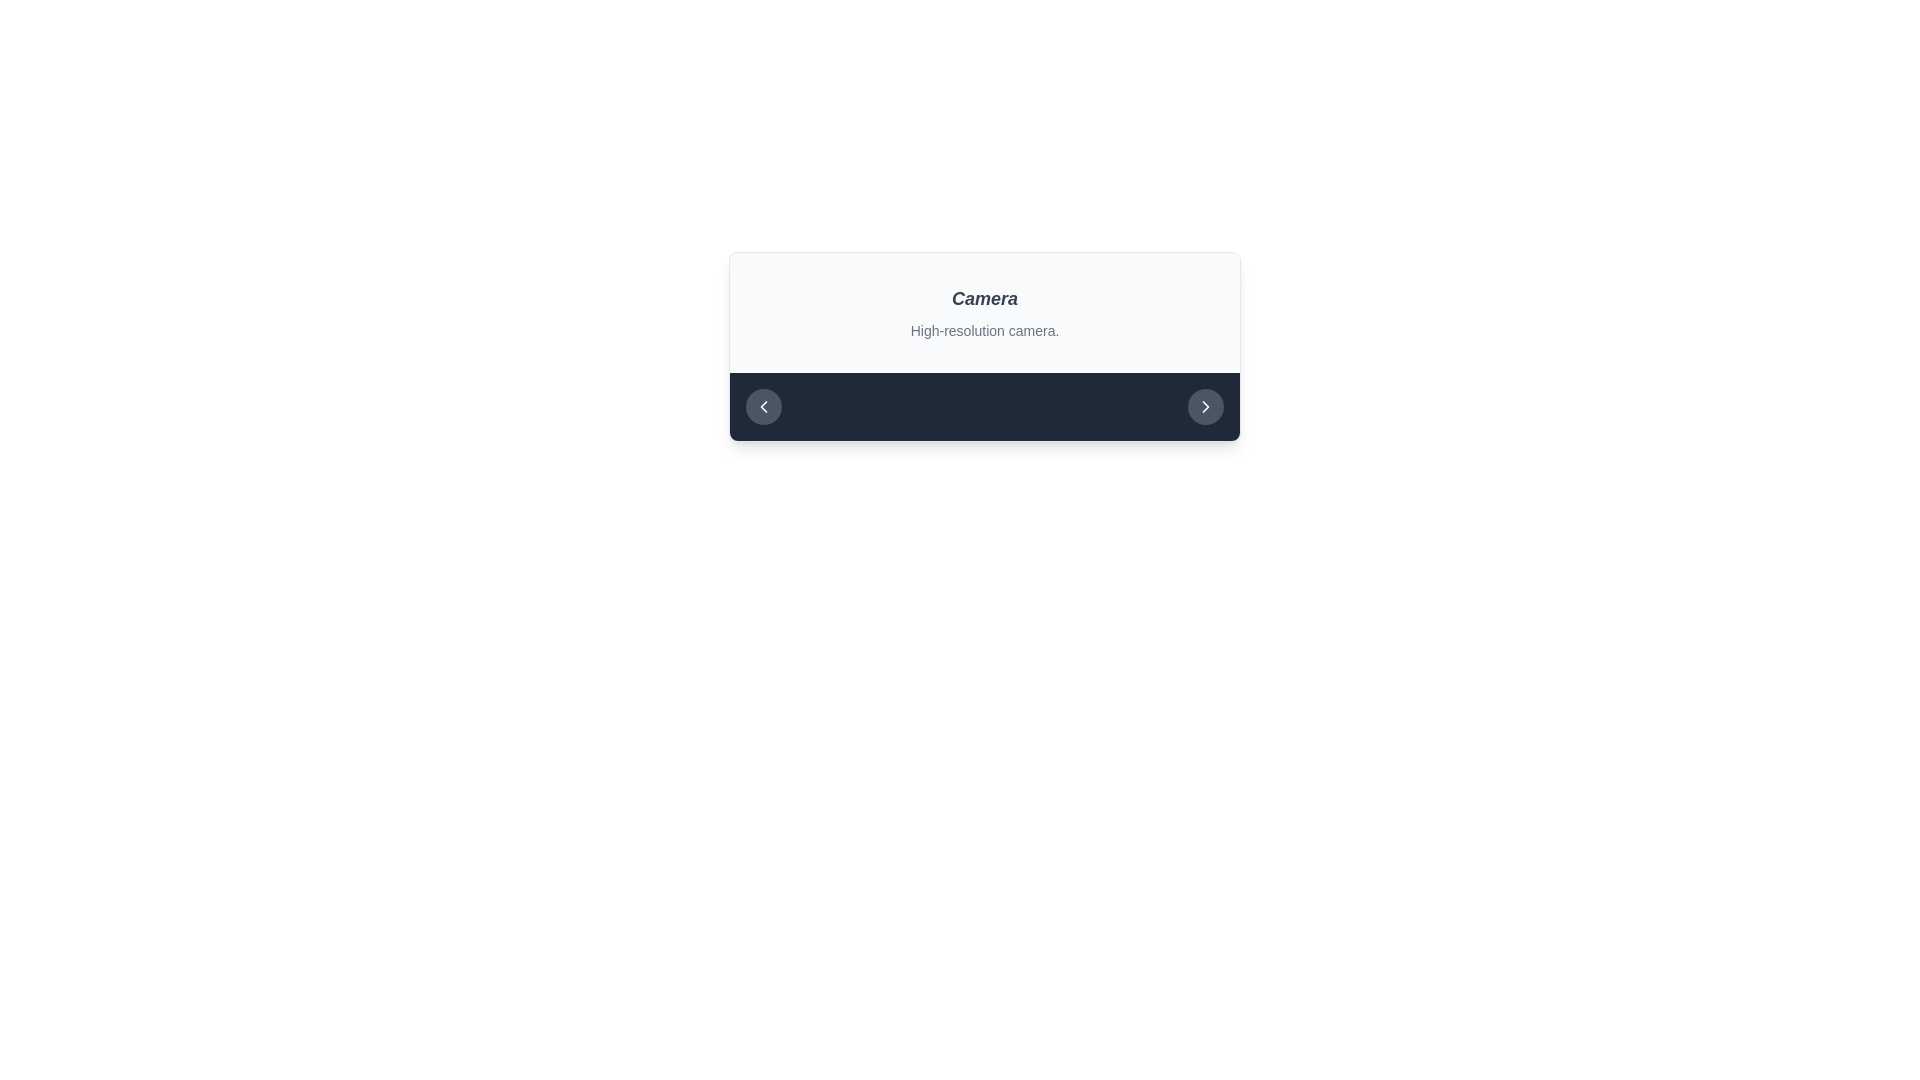 The image size is (1920, 1080). What do you see at coordinates (1204, 406) in the screenshot?
I see `the right-pointing arrow icon button, which is enclosed in a circular button with a gray background, located at the far right end of a dark horizontal bar below a description card` at bounding box center [1204, 406].